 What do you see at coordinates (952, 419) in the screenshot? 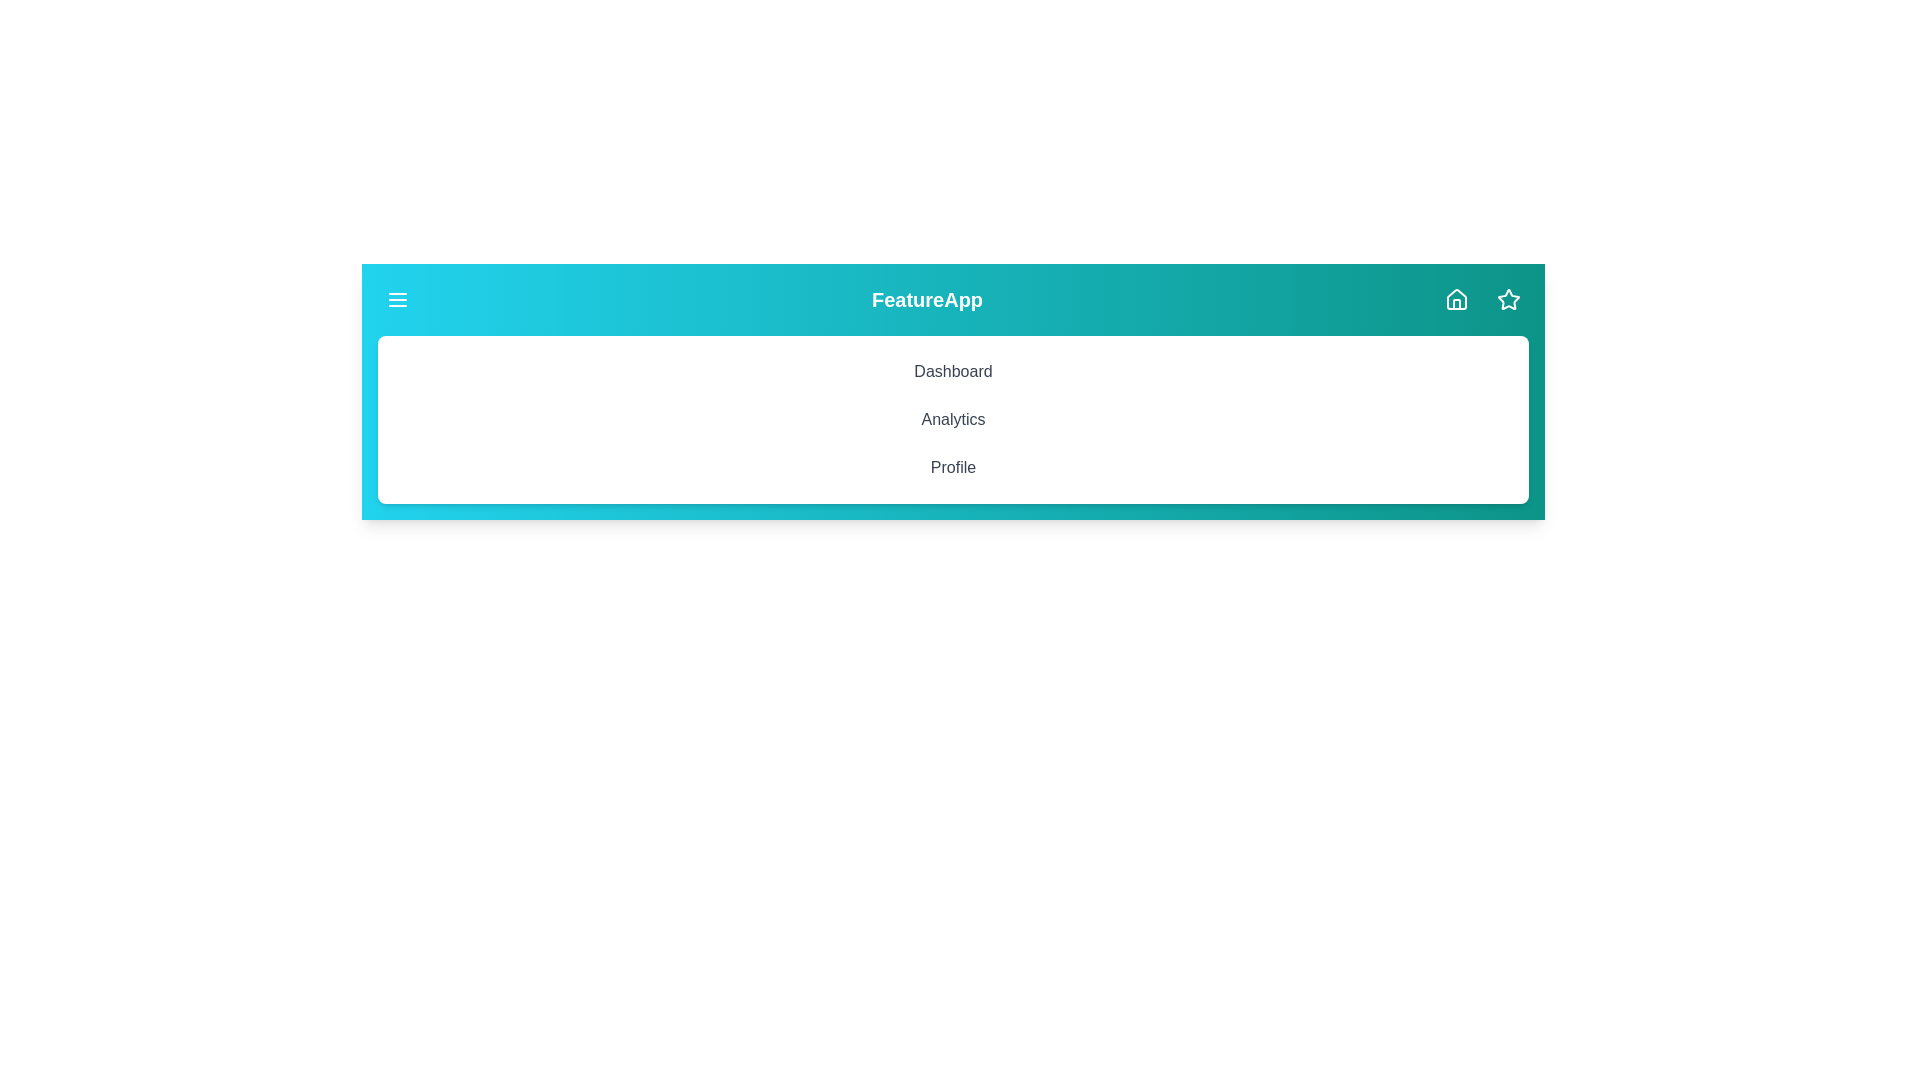
I see `the 'Analytics' menu item to navigate to the Analytics section` at bounding box center [952, 419].